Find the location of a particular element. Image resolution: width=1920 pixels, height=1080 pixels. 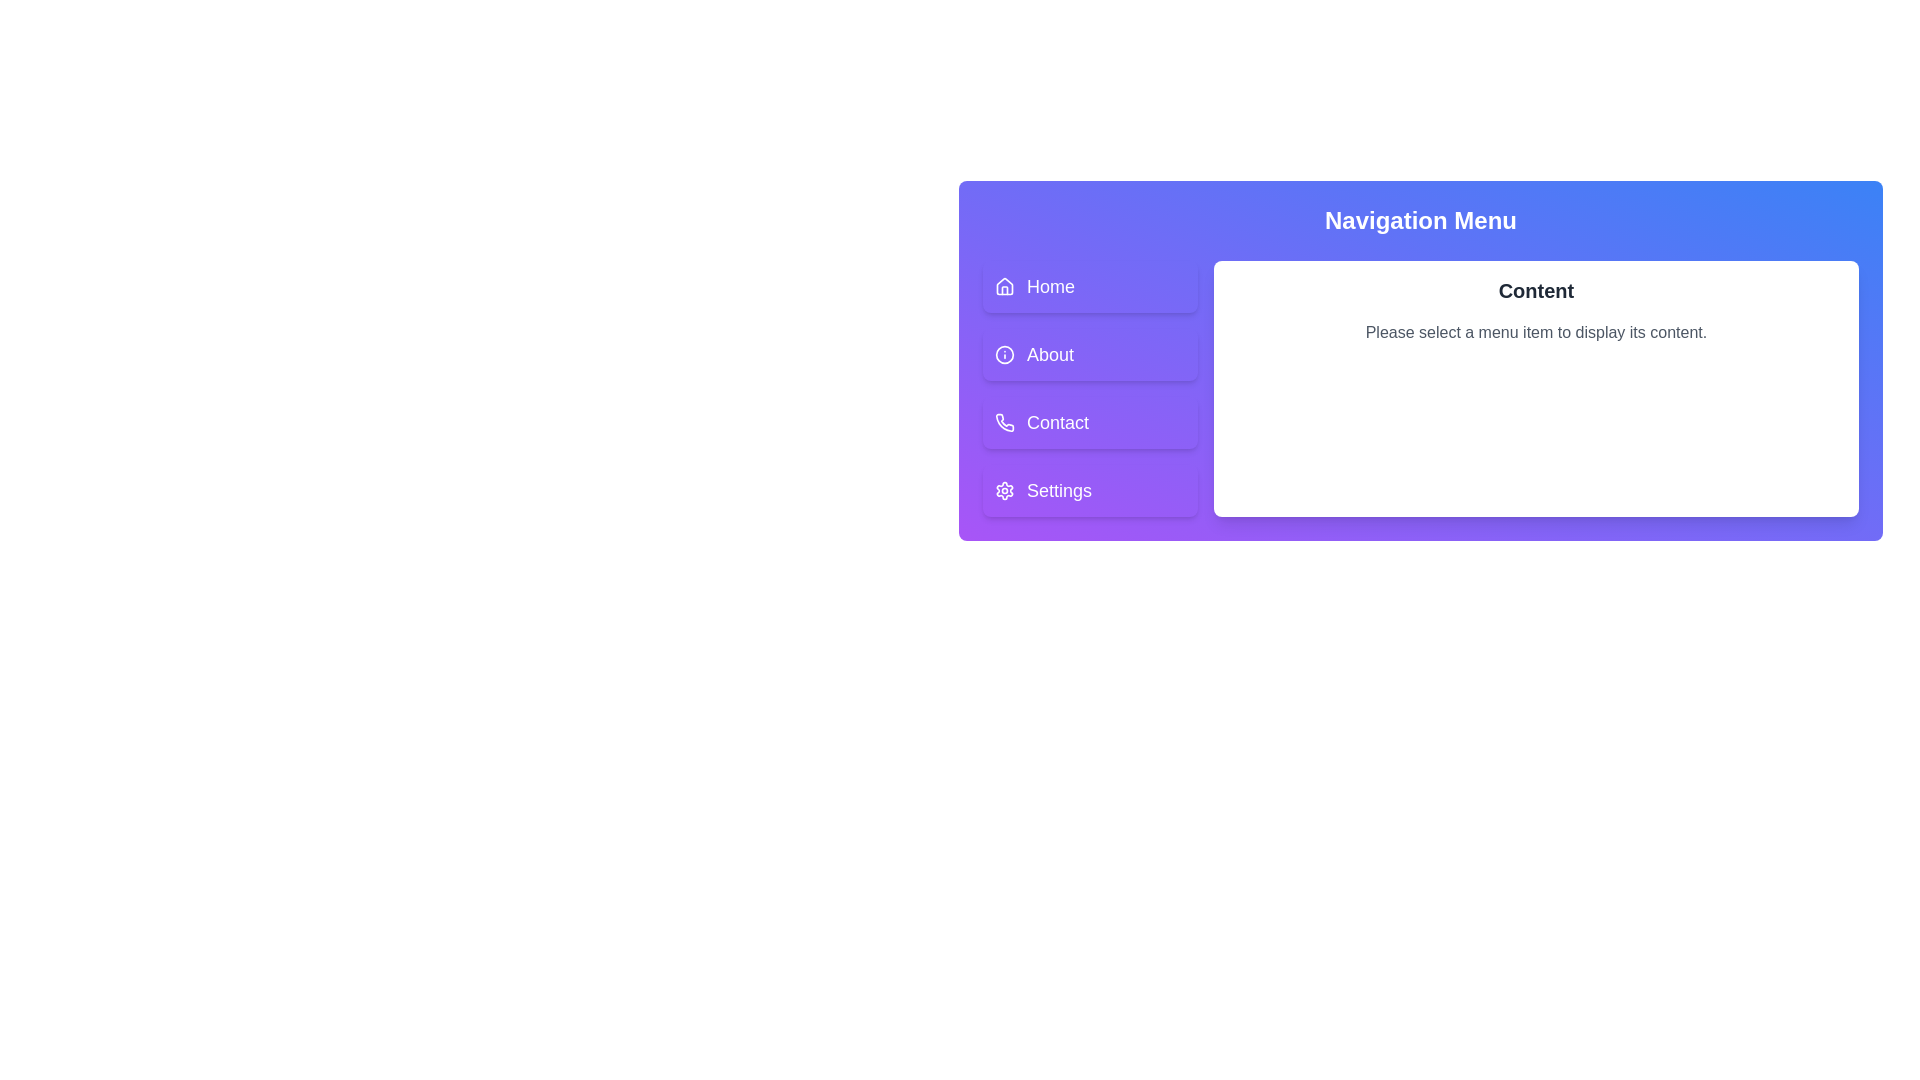

the 'Contact' text label styled in white against a purple background, located in the vertical navigation menu between 'About' and 'Settings' is located at coordinates (1057, 422).